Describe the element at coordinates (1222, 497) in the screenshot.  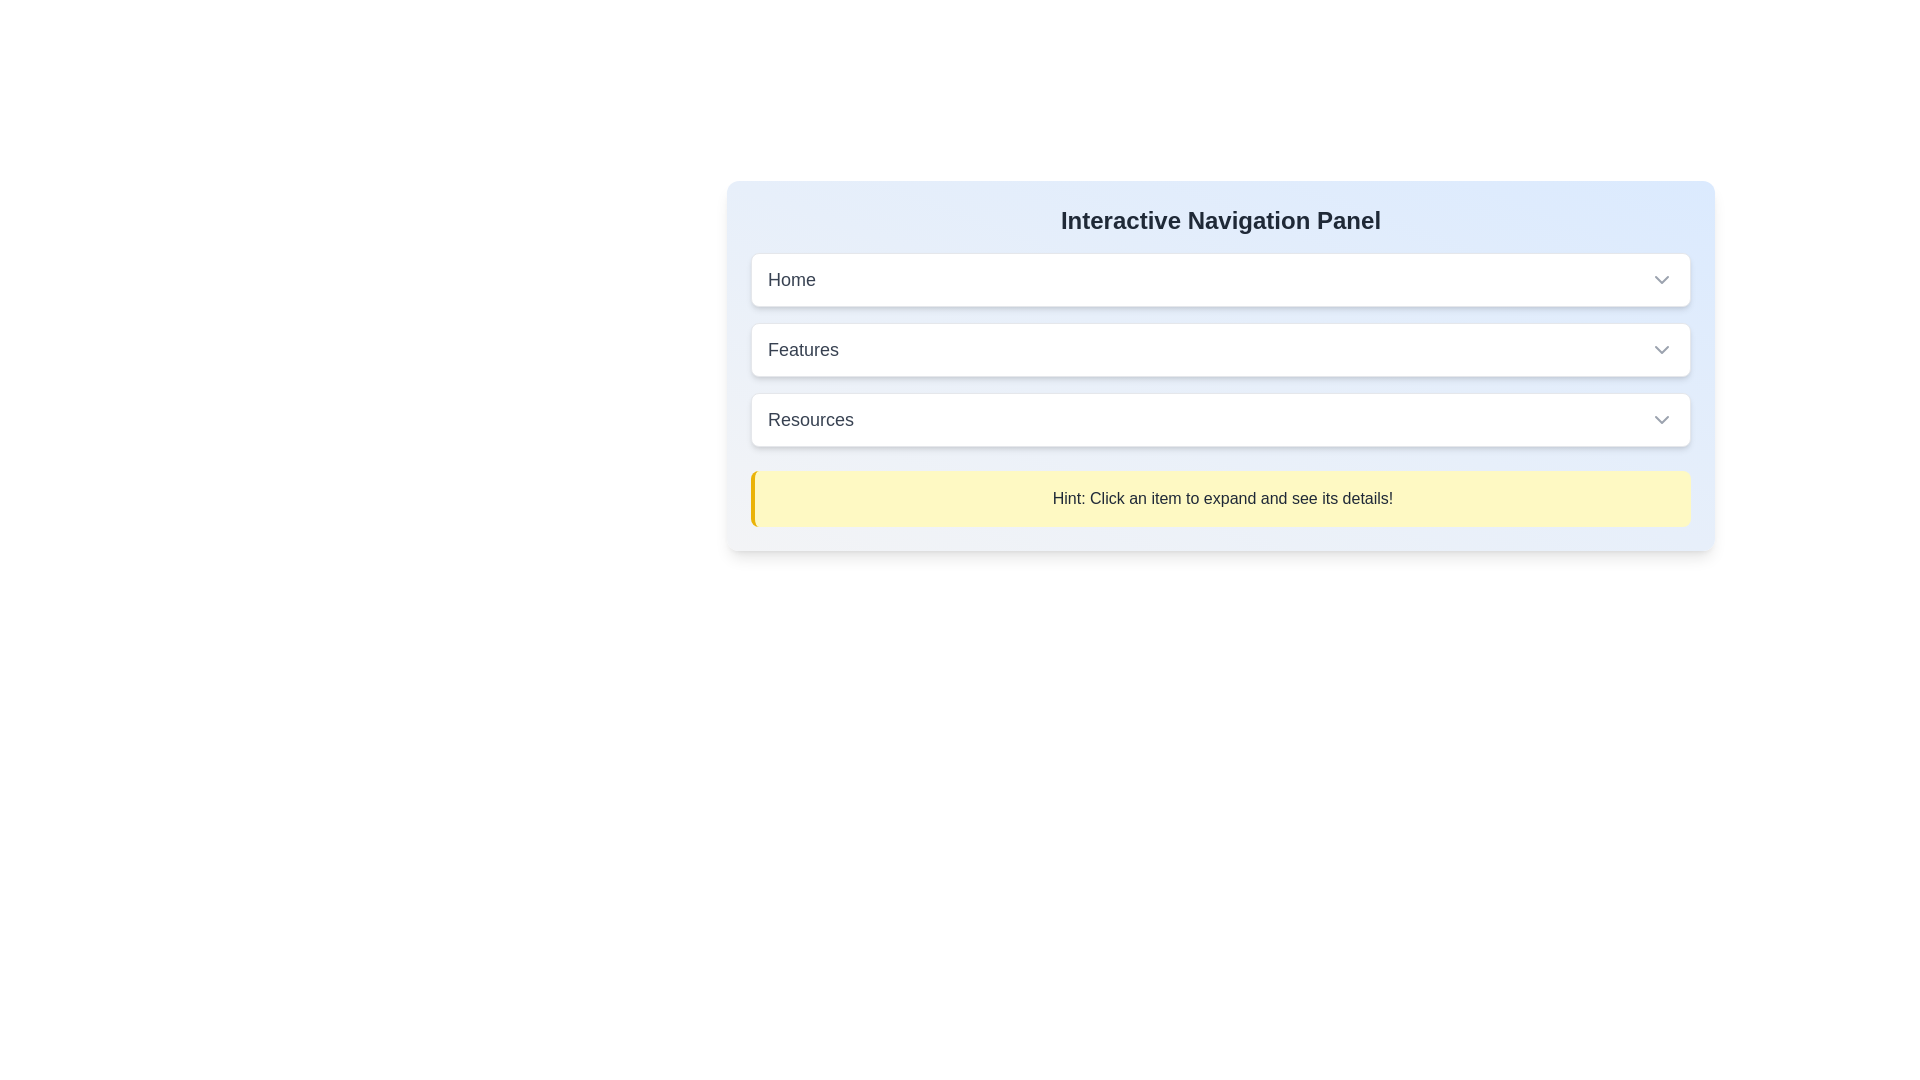
I see `the text display that shows the message 'Hint: Click an item to expand and see its details!' which is styled in gray and located within a yellow background box below the 'Resources' dropdown` at that location.